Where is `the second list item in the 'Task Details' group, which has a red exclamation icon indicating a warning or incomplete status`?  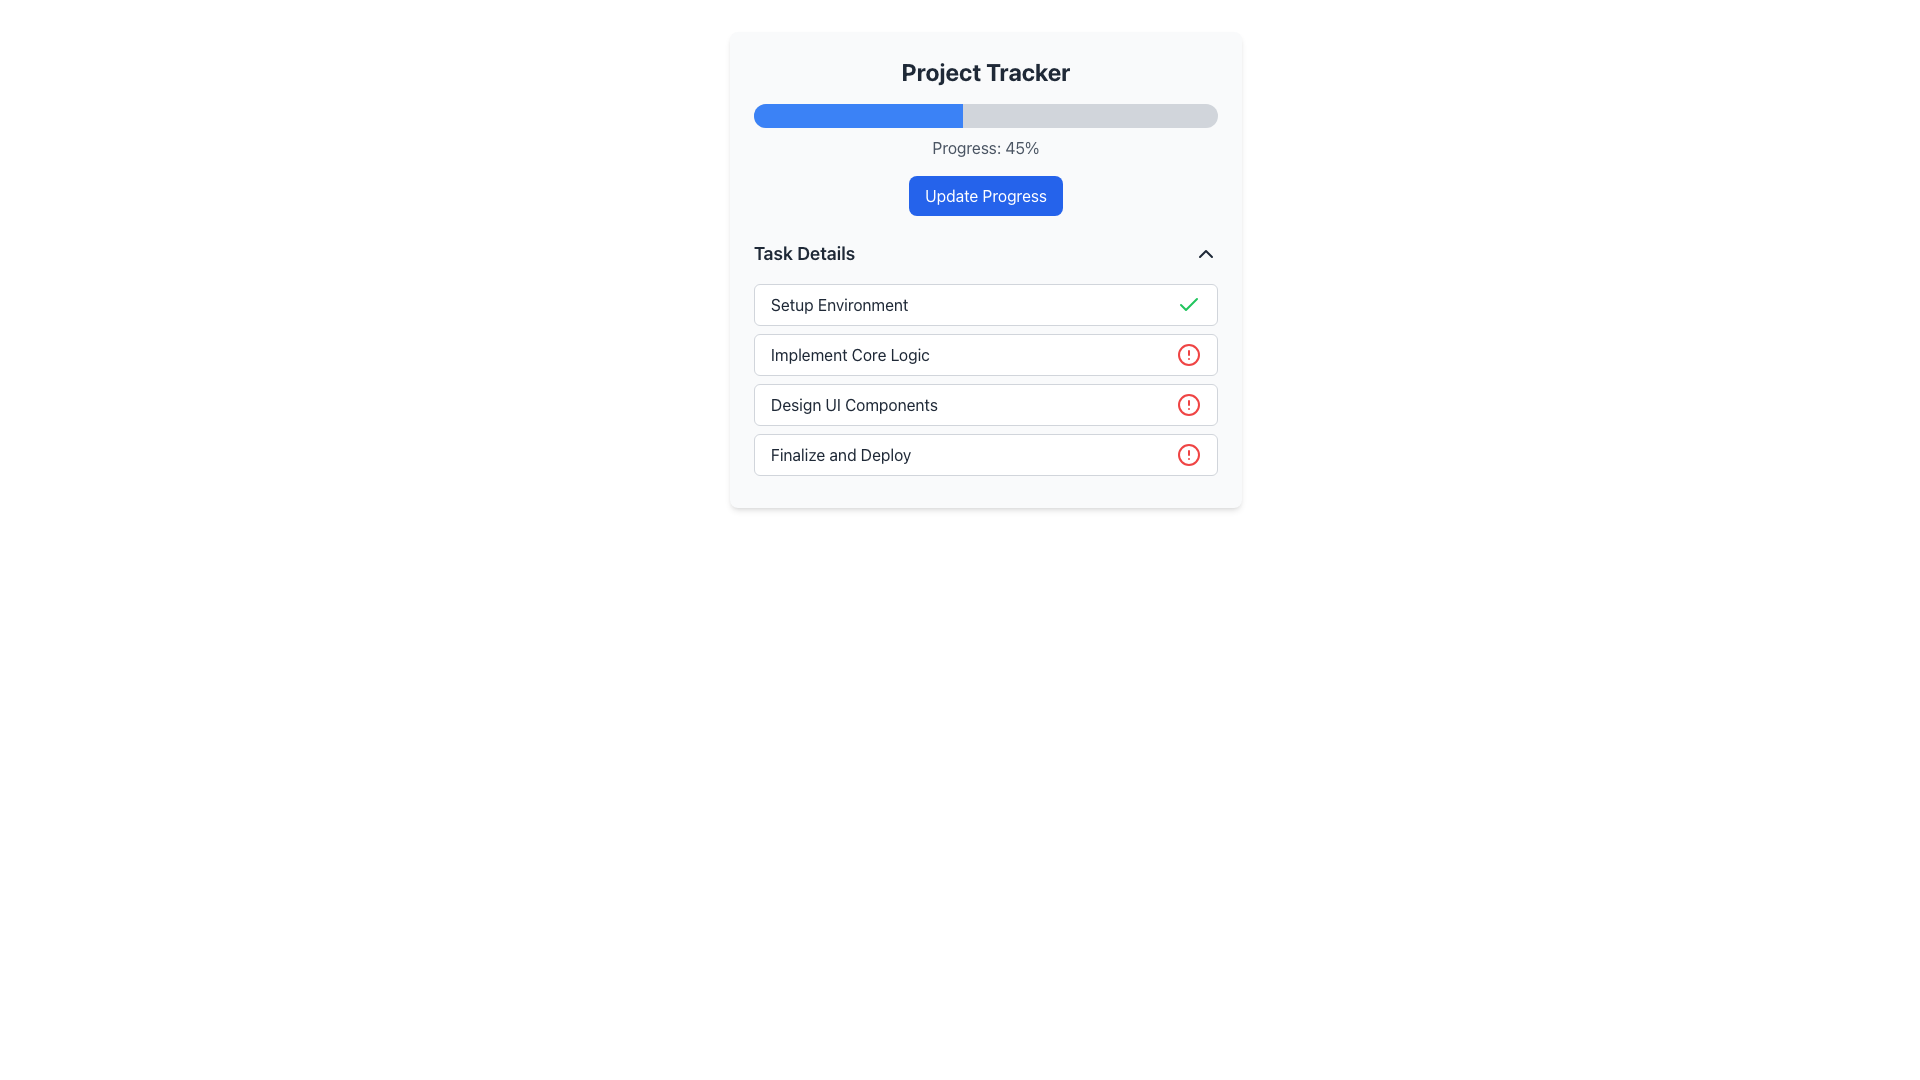 the second list item in the 'Task Details' group, which has a red exclamation icon indicating a warning or incomplete status is located at coordinates (985, 353).